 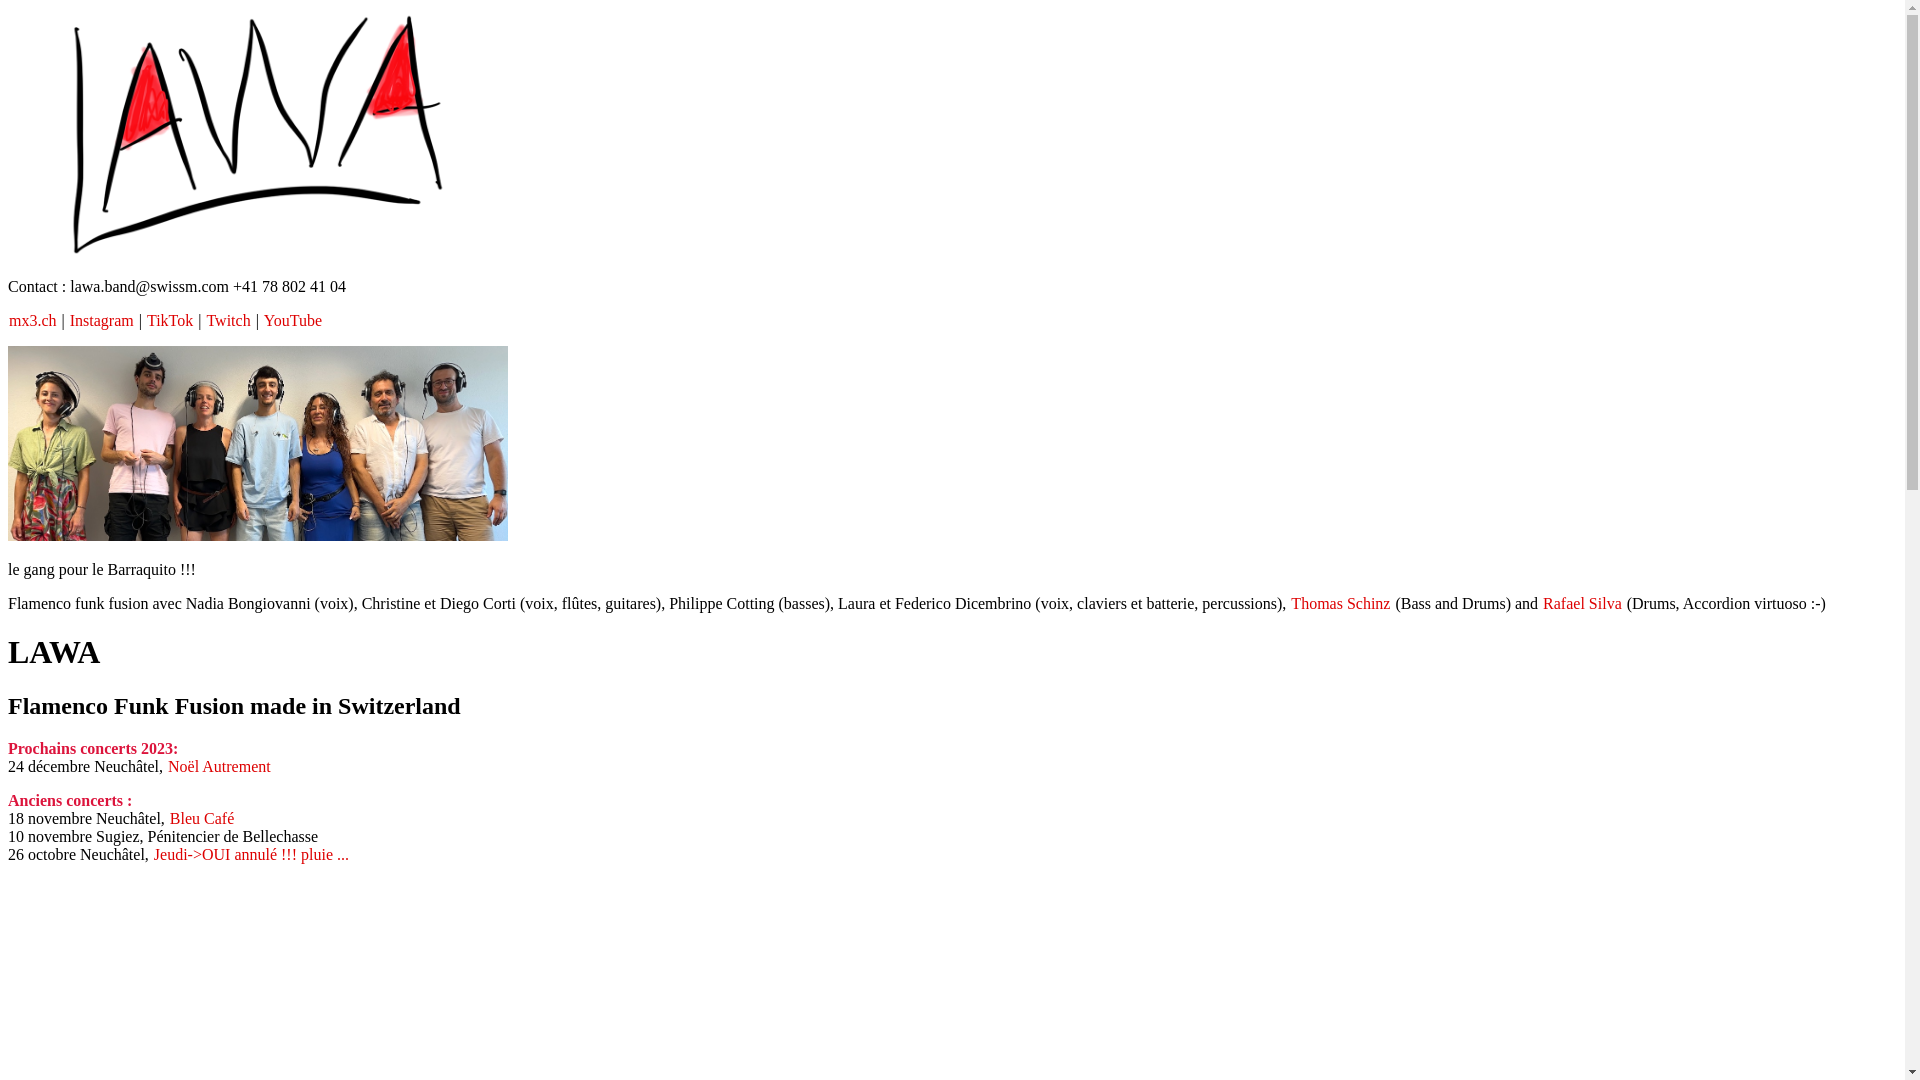 What do you see at coordinates (68, 318) in the screenshot?
I see `'Instagram'` at bounding box center [68, 318].